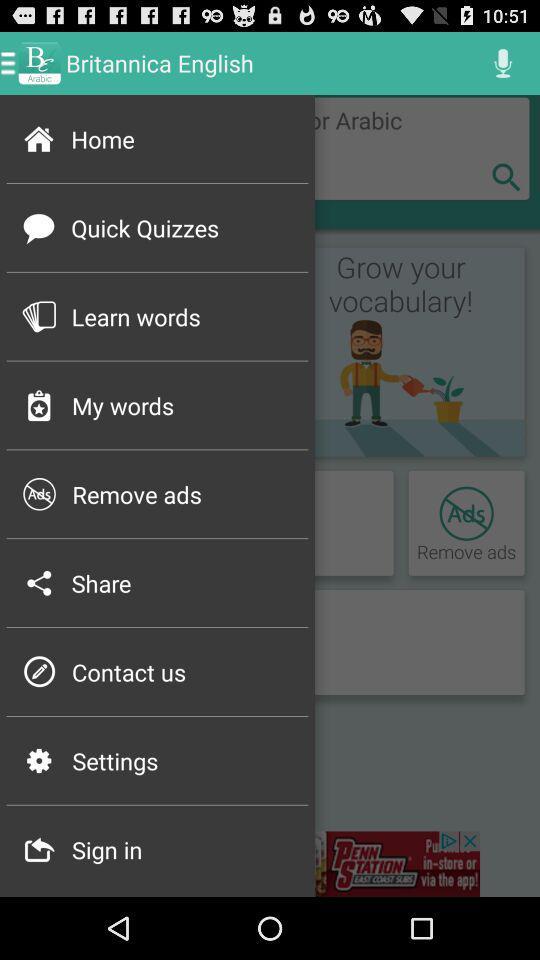 This screenshot has height=960, width=540. Describe the element at coordinates (39, 672) in the screenshot. I see `the p` at that location.